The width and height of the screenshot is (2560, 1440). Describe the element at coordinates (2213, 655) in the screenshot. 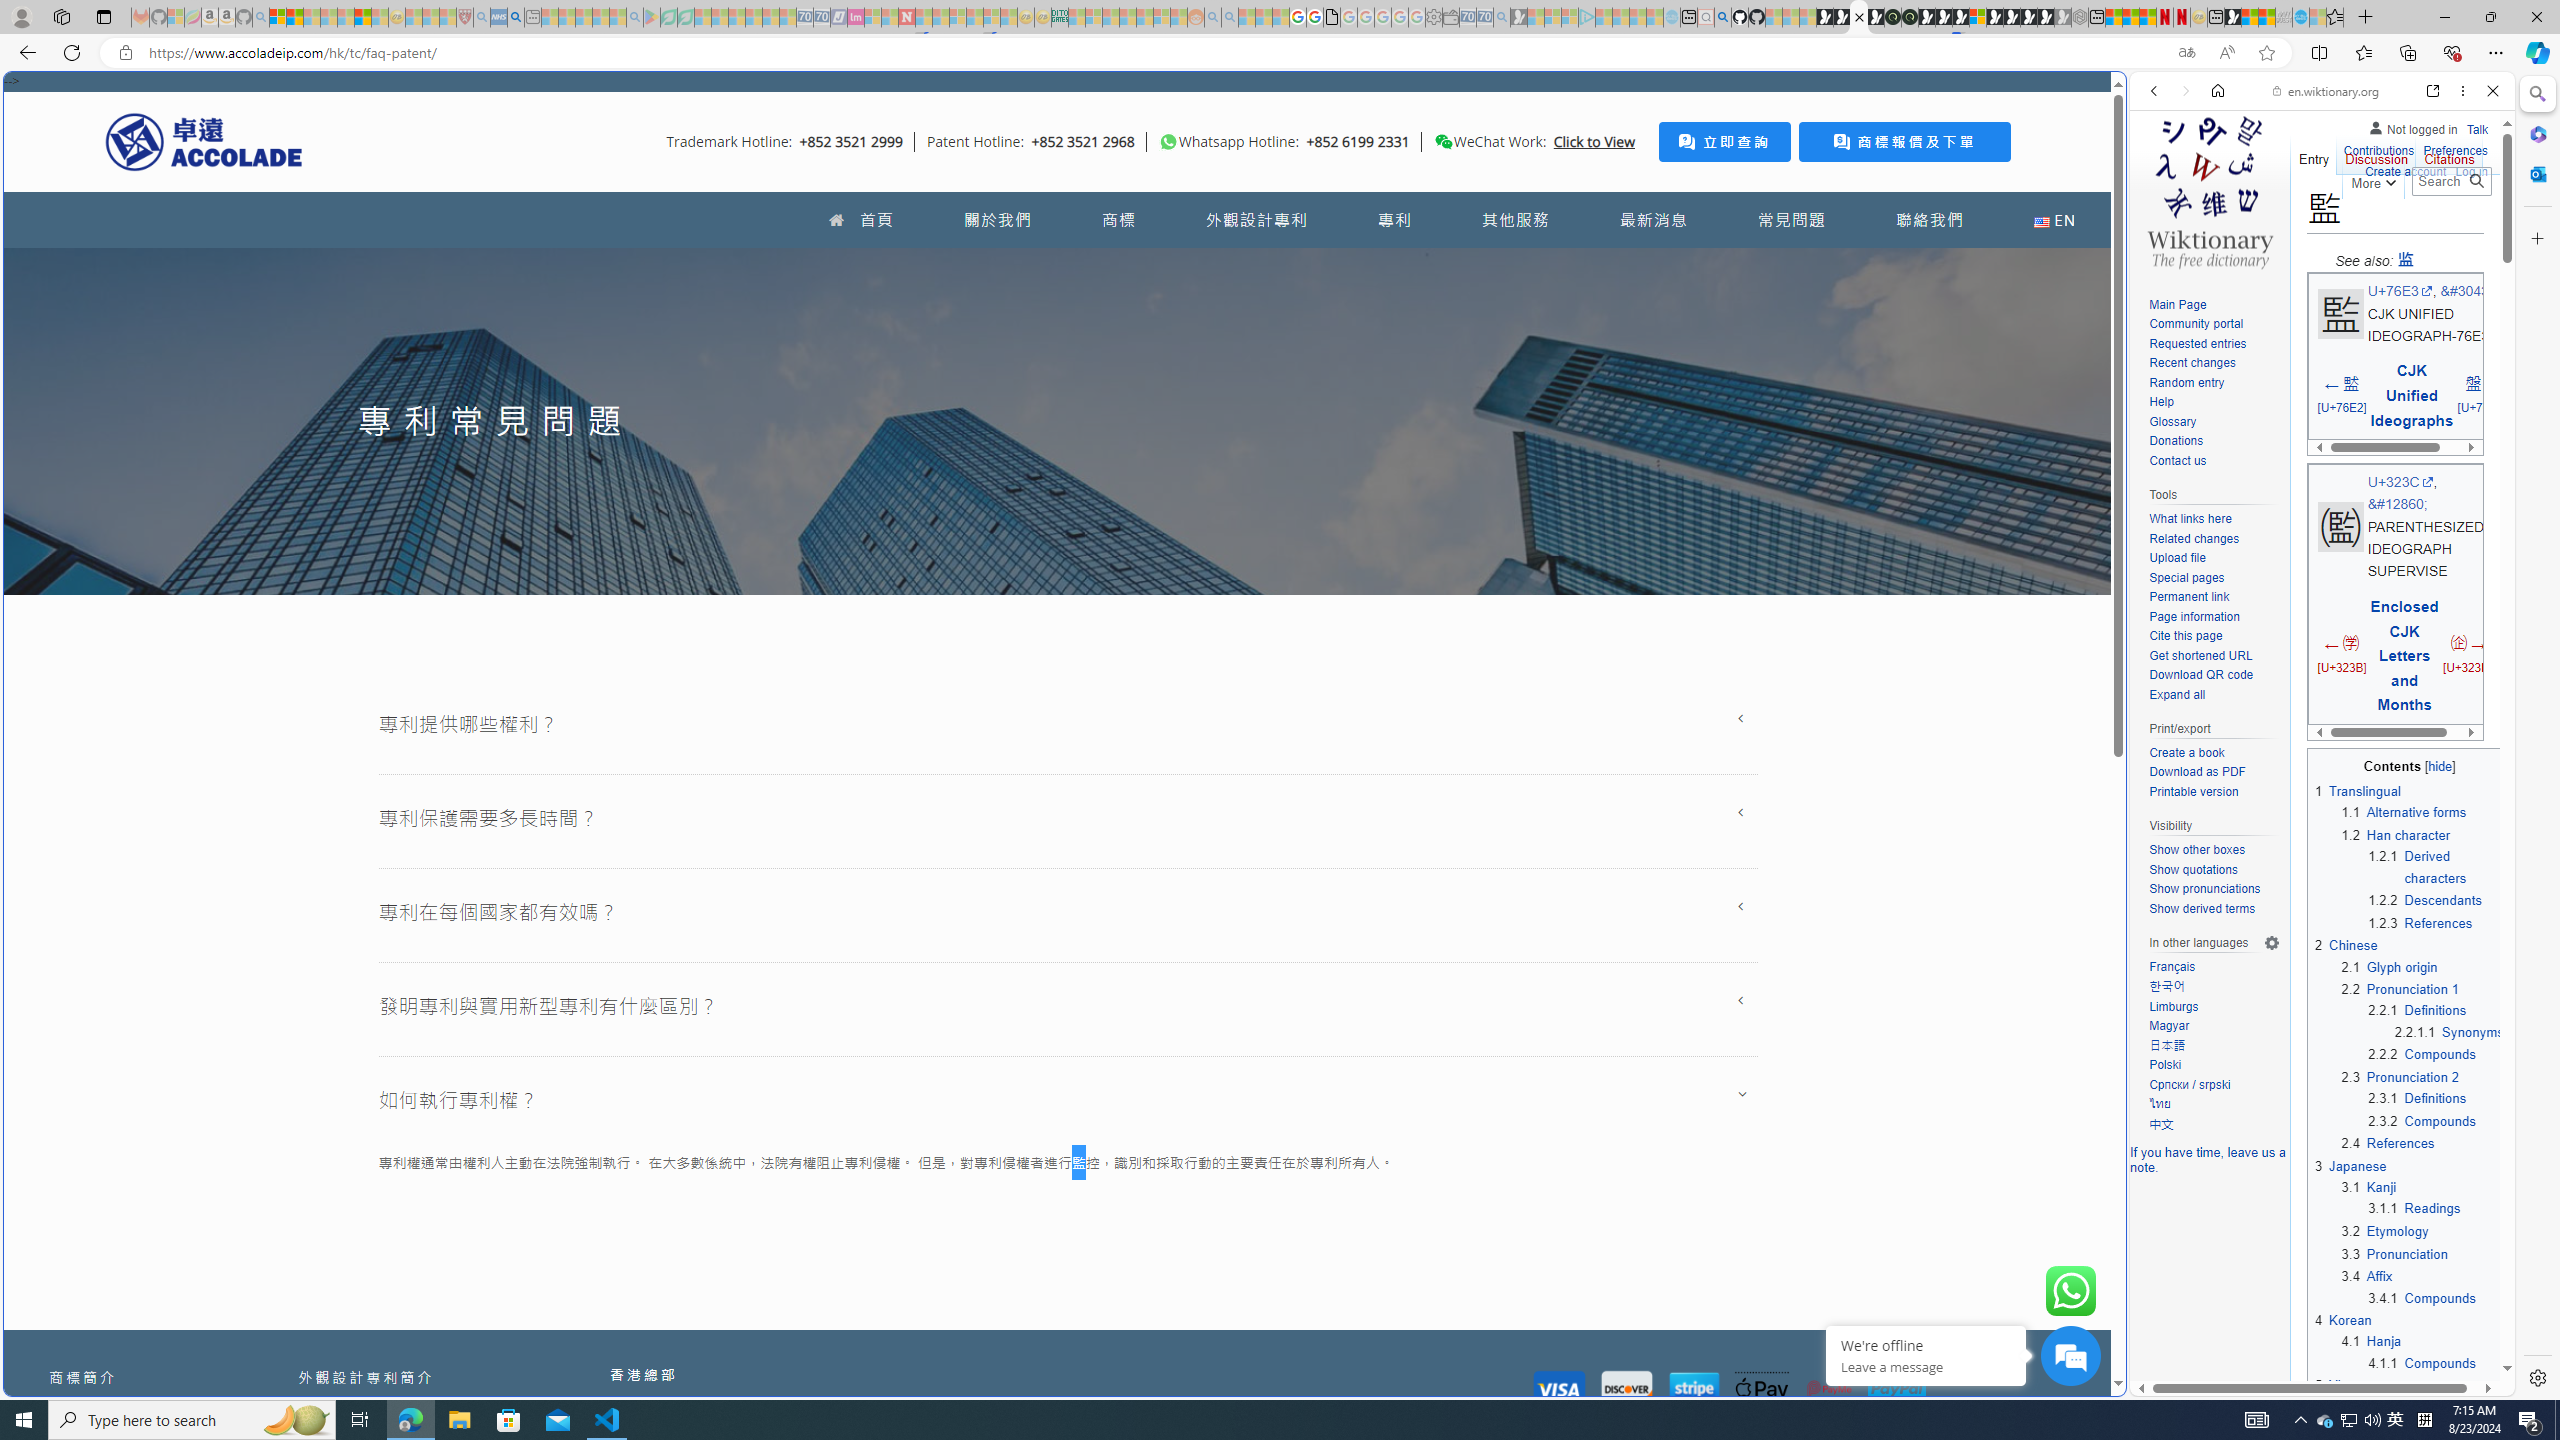

I see `'Get shortened URL'` at that location.